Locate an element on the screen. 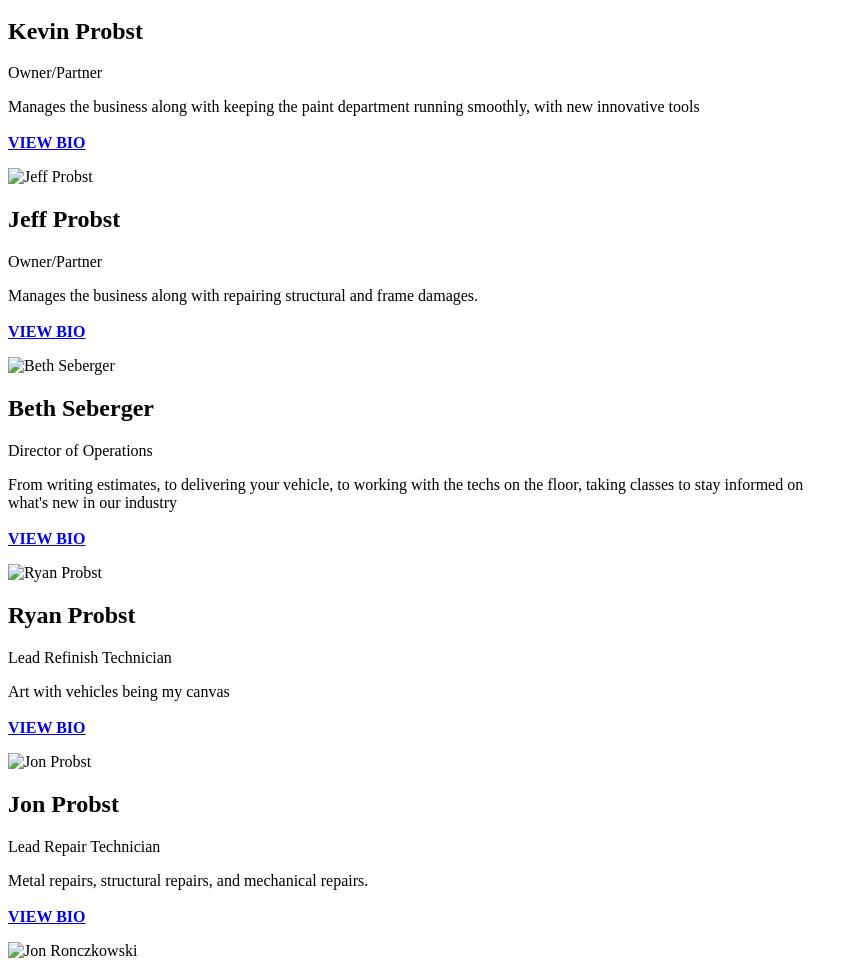 The height and width of the screenshot is (971, 850). 'Director of Operations' is located at coordinates (6, 450).